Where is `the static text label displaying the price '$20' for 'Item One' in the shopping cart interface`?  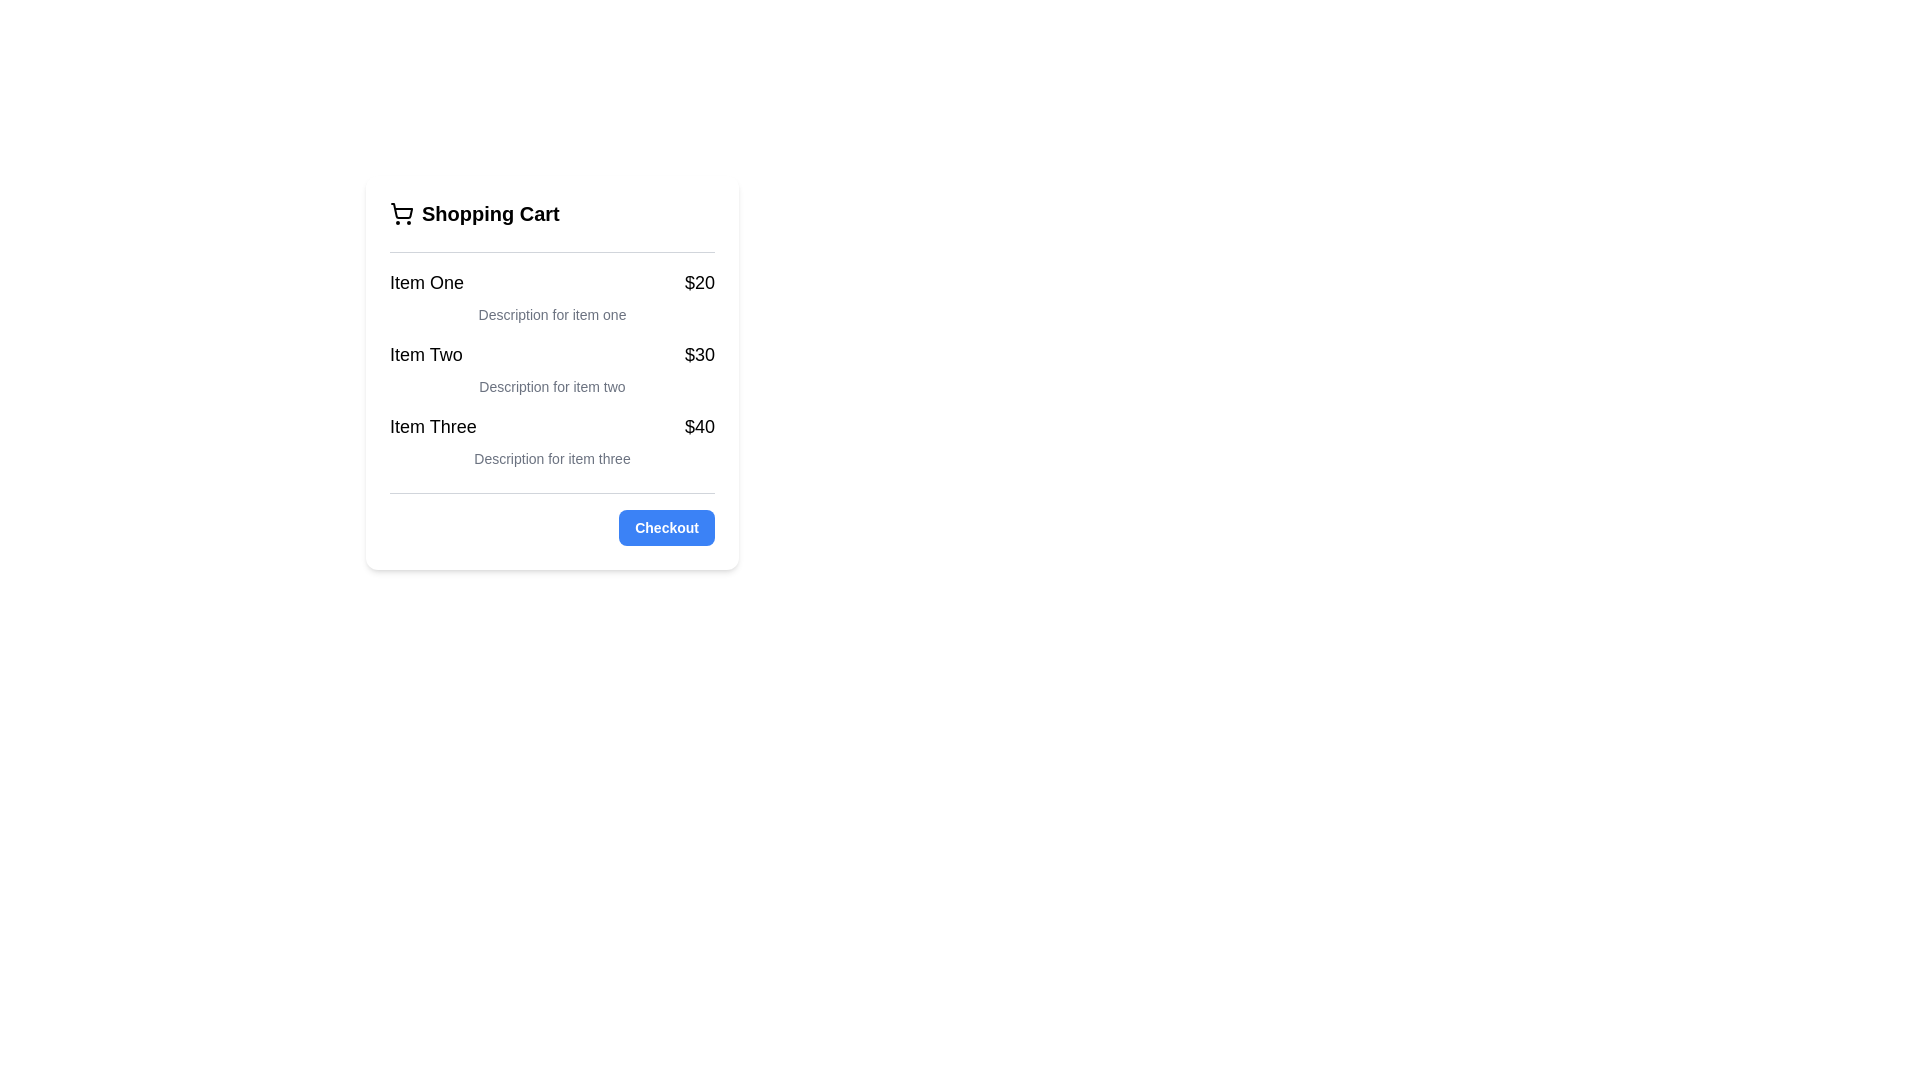 the static text label displaying the price '$20' for 'Item One' in the shopping cart interface is located at coordinates (700, 282).